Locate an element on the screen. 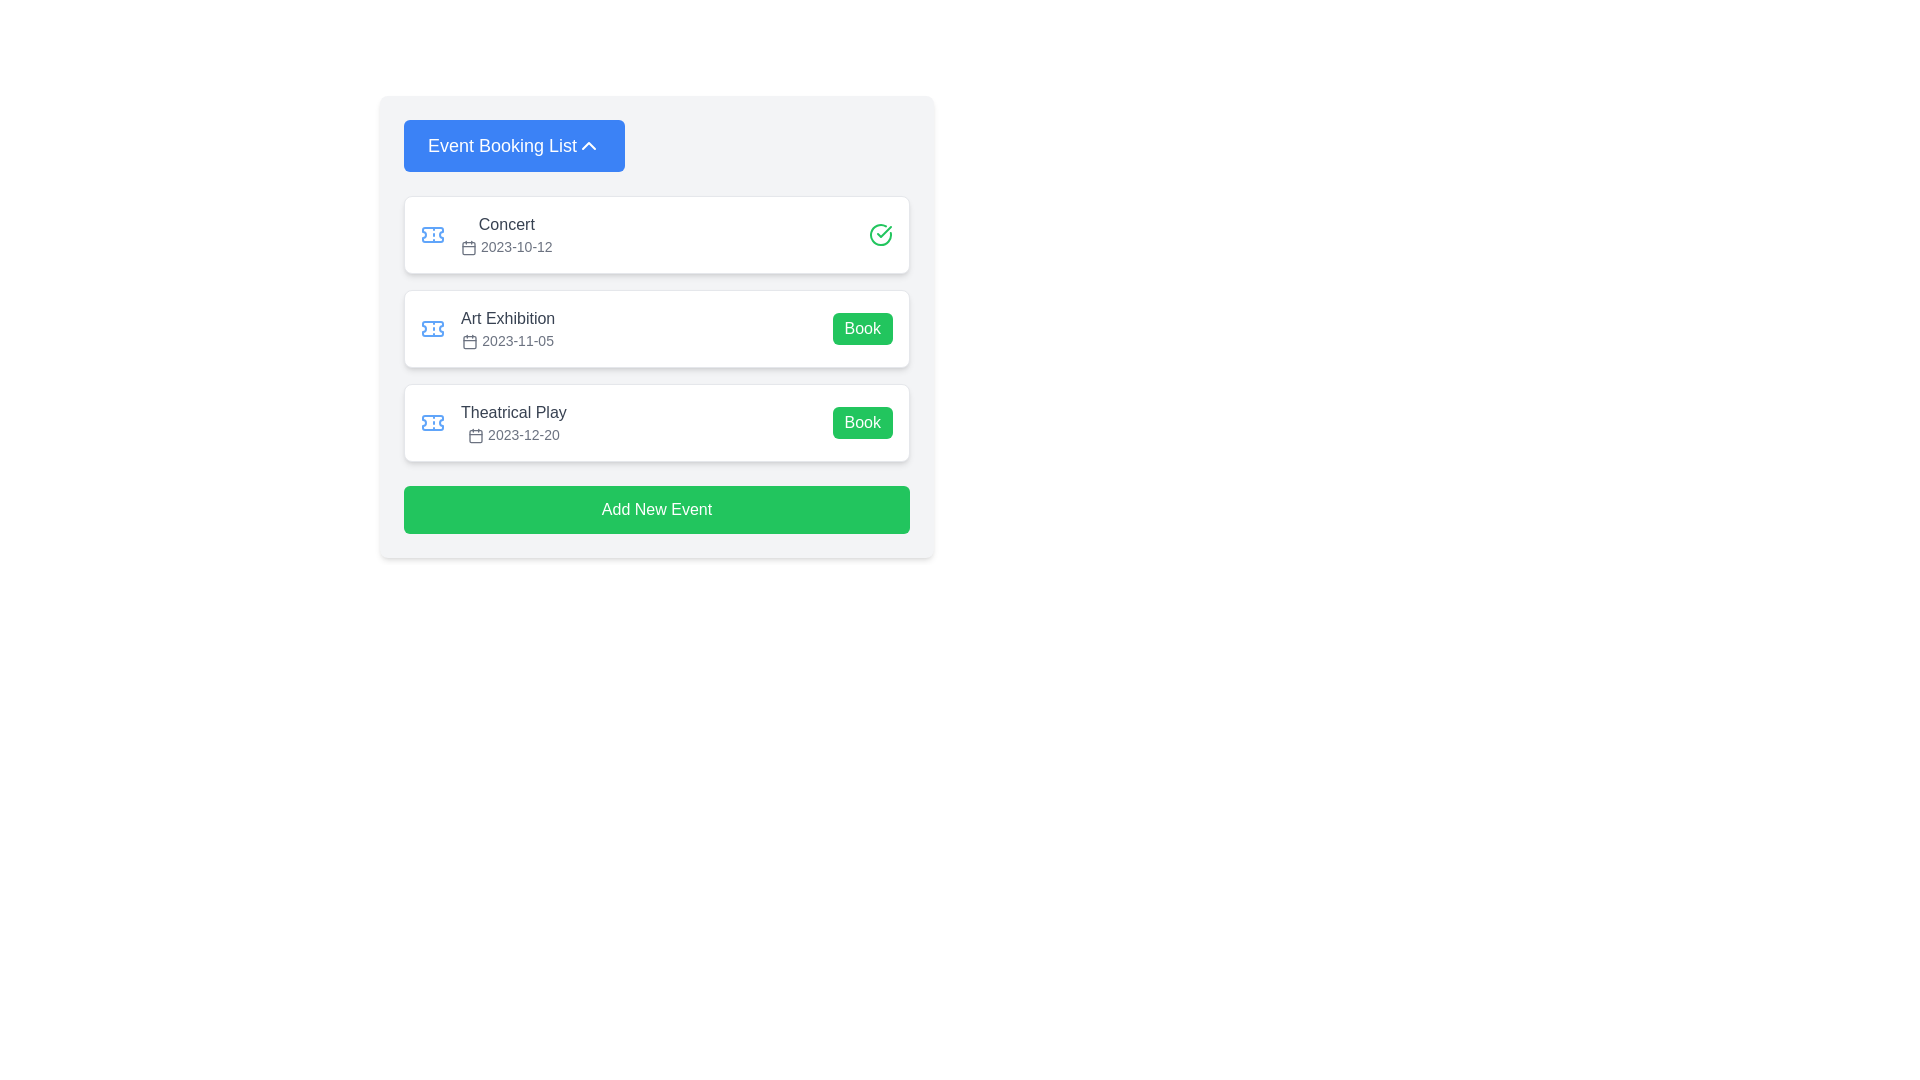 The width and height of the screenshot is (1920, 1080). the green checkmark icon located at the right end of the event item displaying 'Concert' and '2023-10-12' is located at coordinates (880, 234).